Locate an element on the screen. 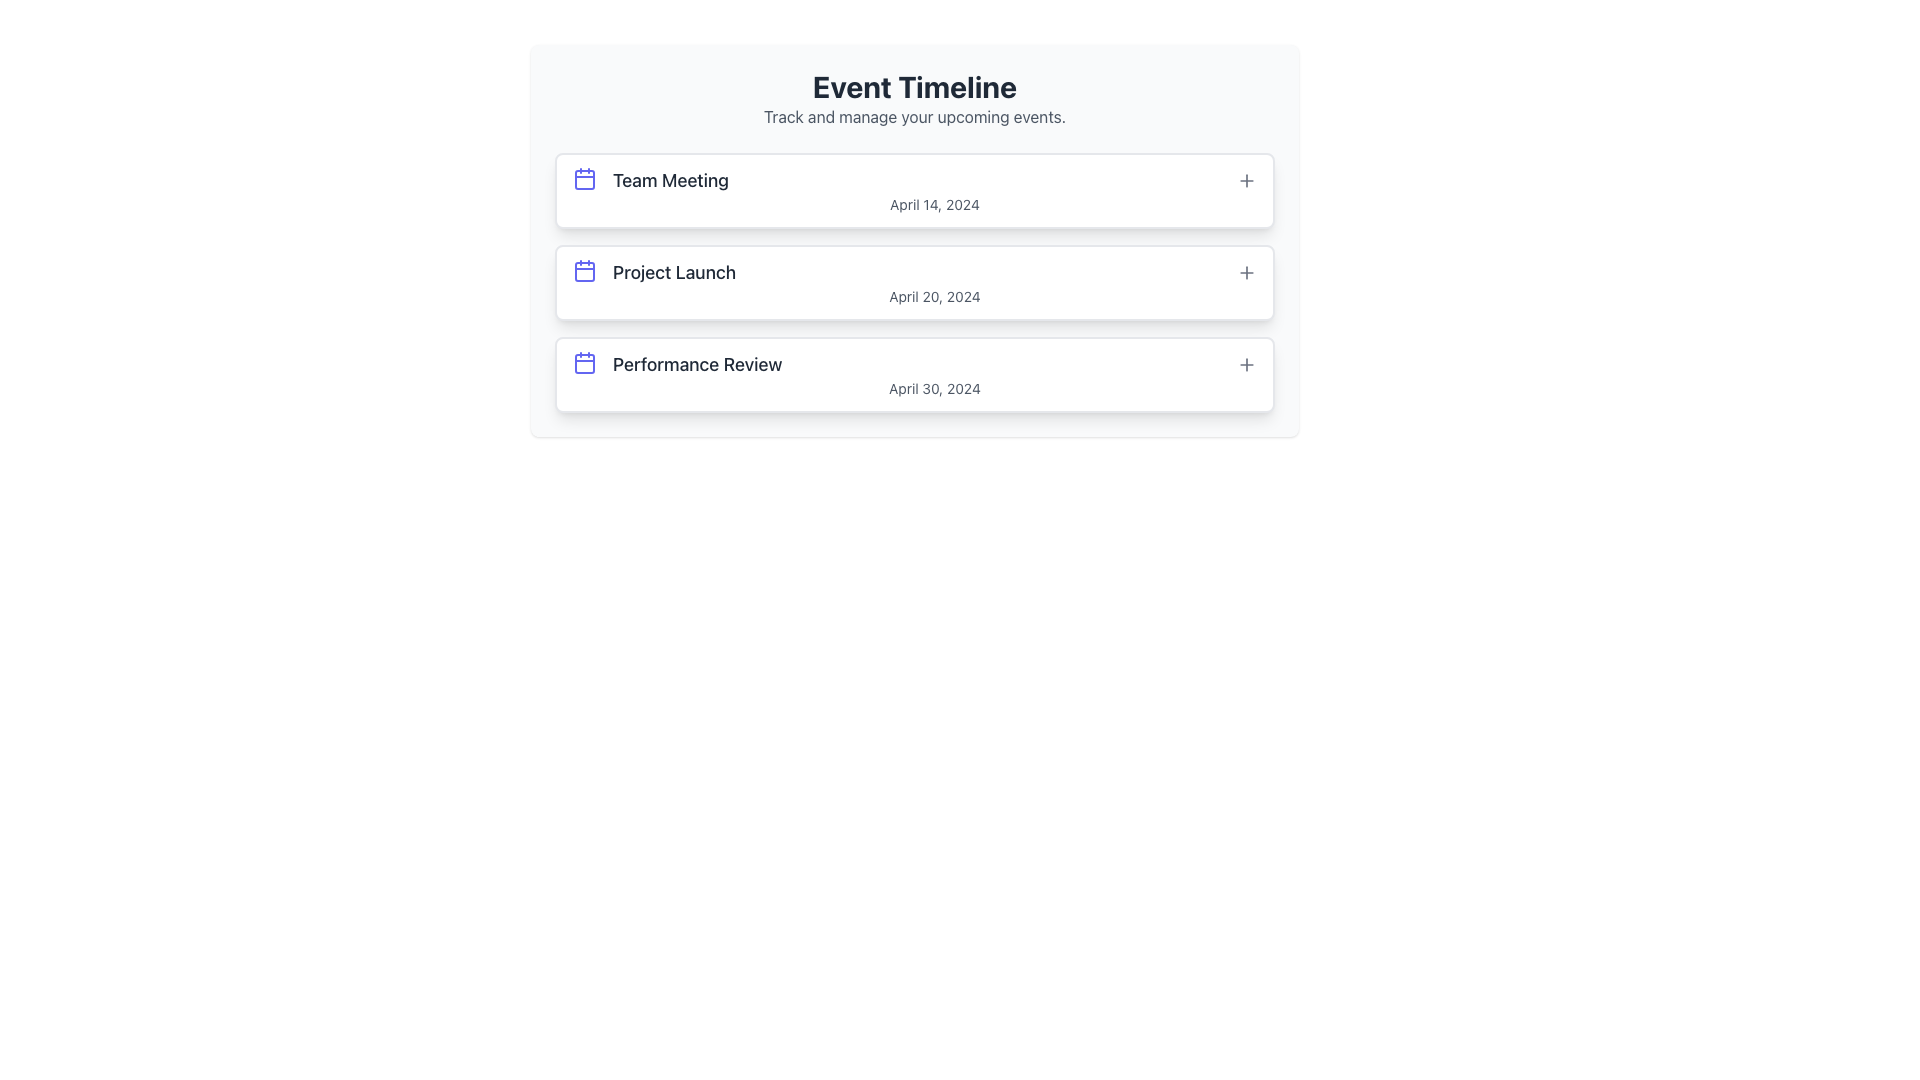 This screenshot has height=1080, width=1920. the date icon located on the leftmost side of the third list item in the 'Event Timeline' section, which is aligned with the label 'Performance Review' is located at coordinates (584, 362).